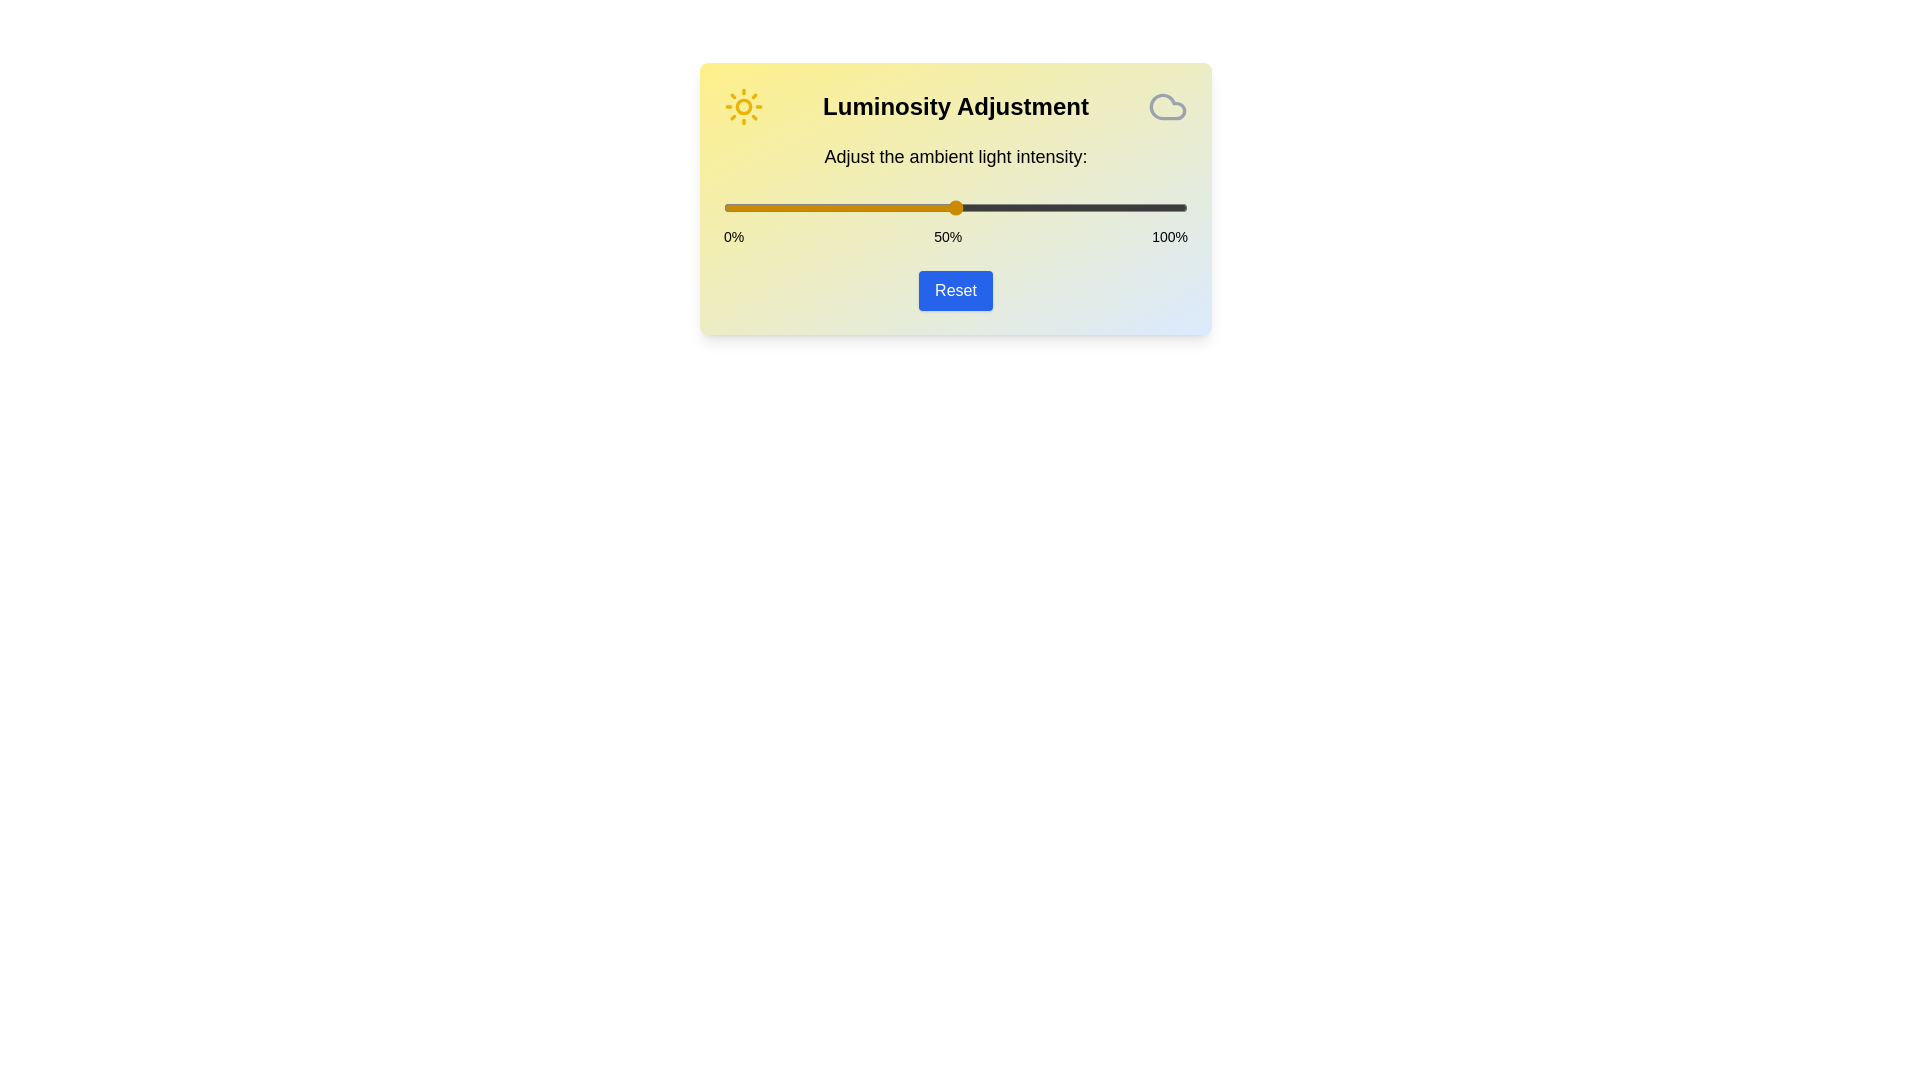 Image resolution: width=1920 pixels, height=1080 pixels. Describe the element at coordinates (778, 208) in the screenshot. I see `the light intensity to 12% by sliding the slider` at that location.